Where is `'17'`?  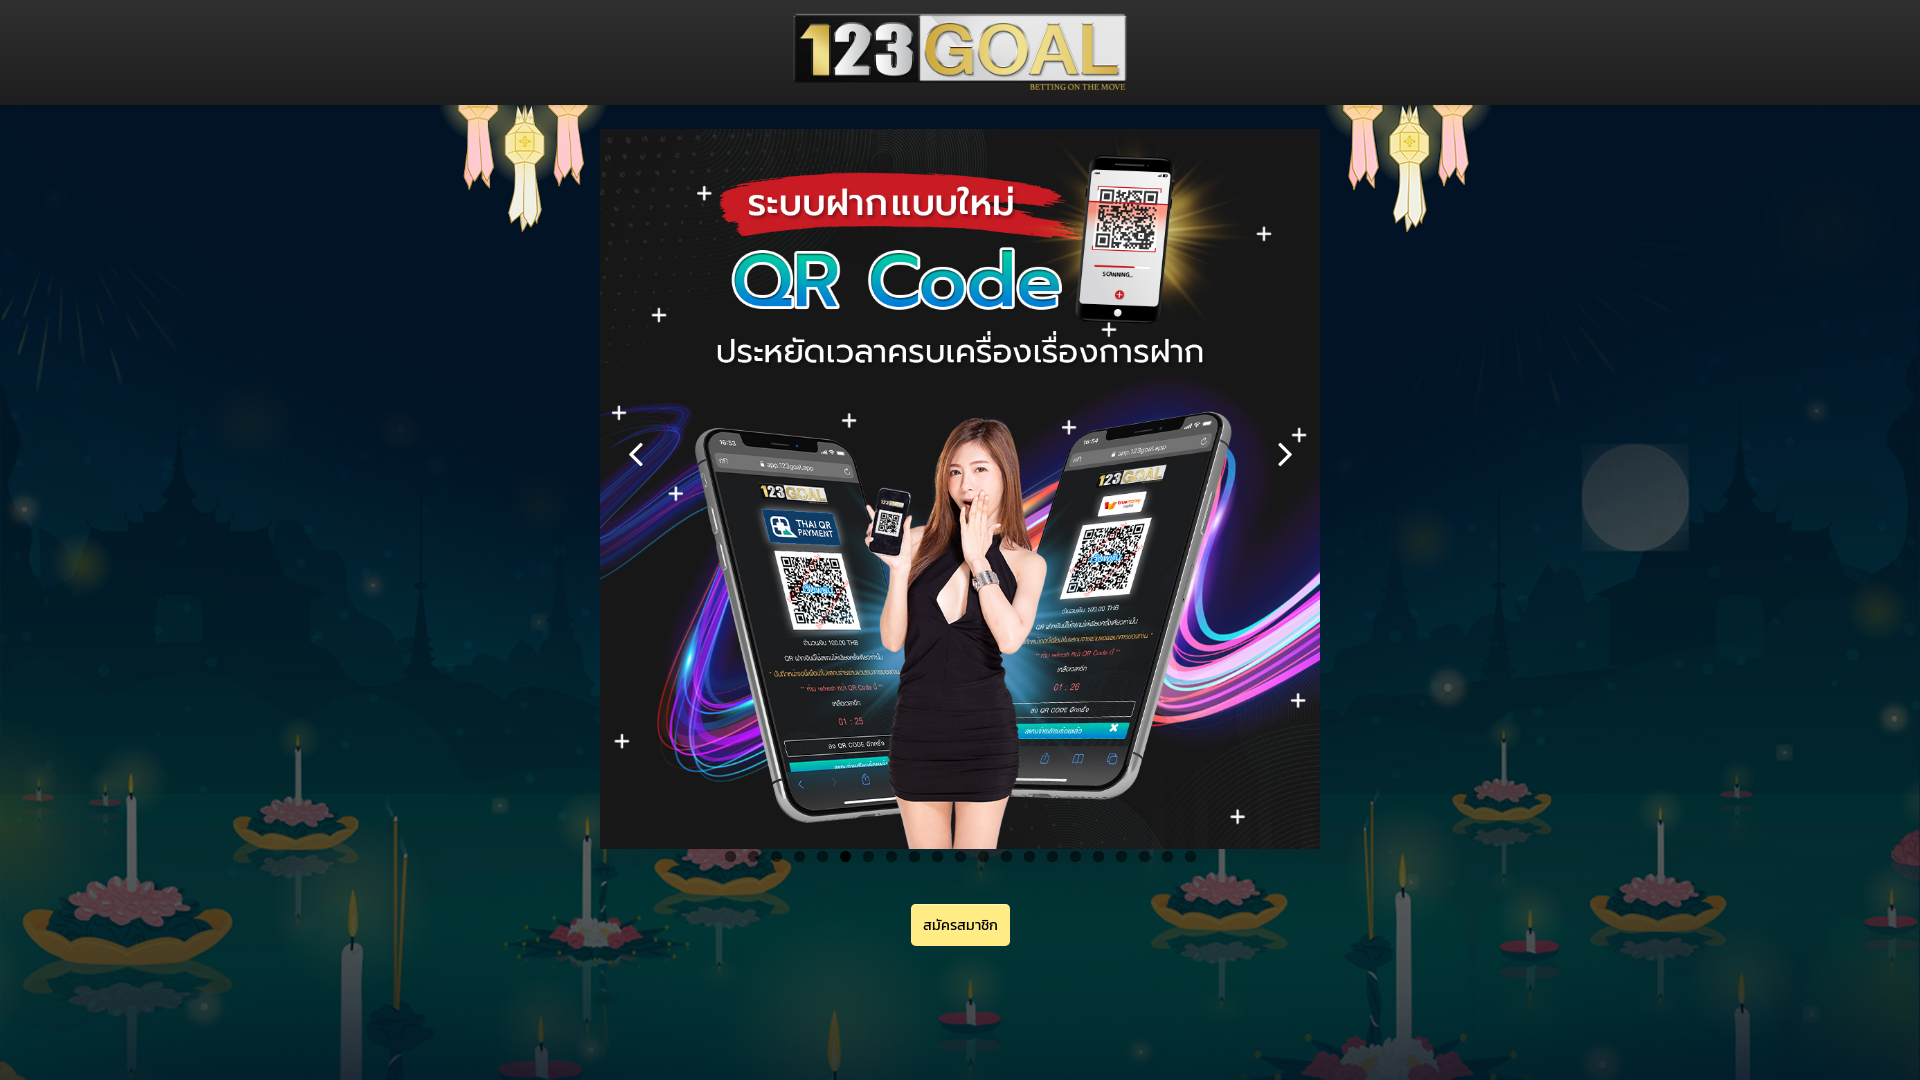
'17' is located at coordinates (1096, 855).